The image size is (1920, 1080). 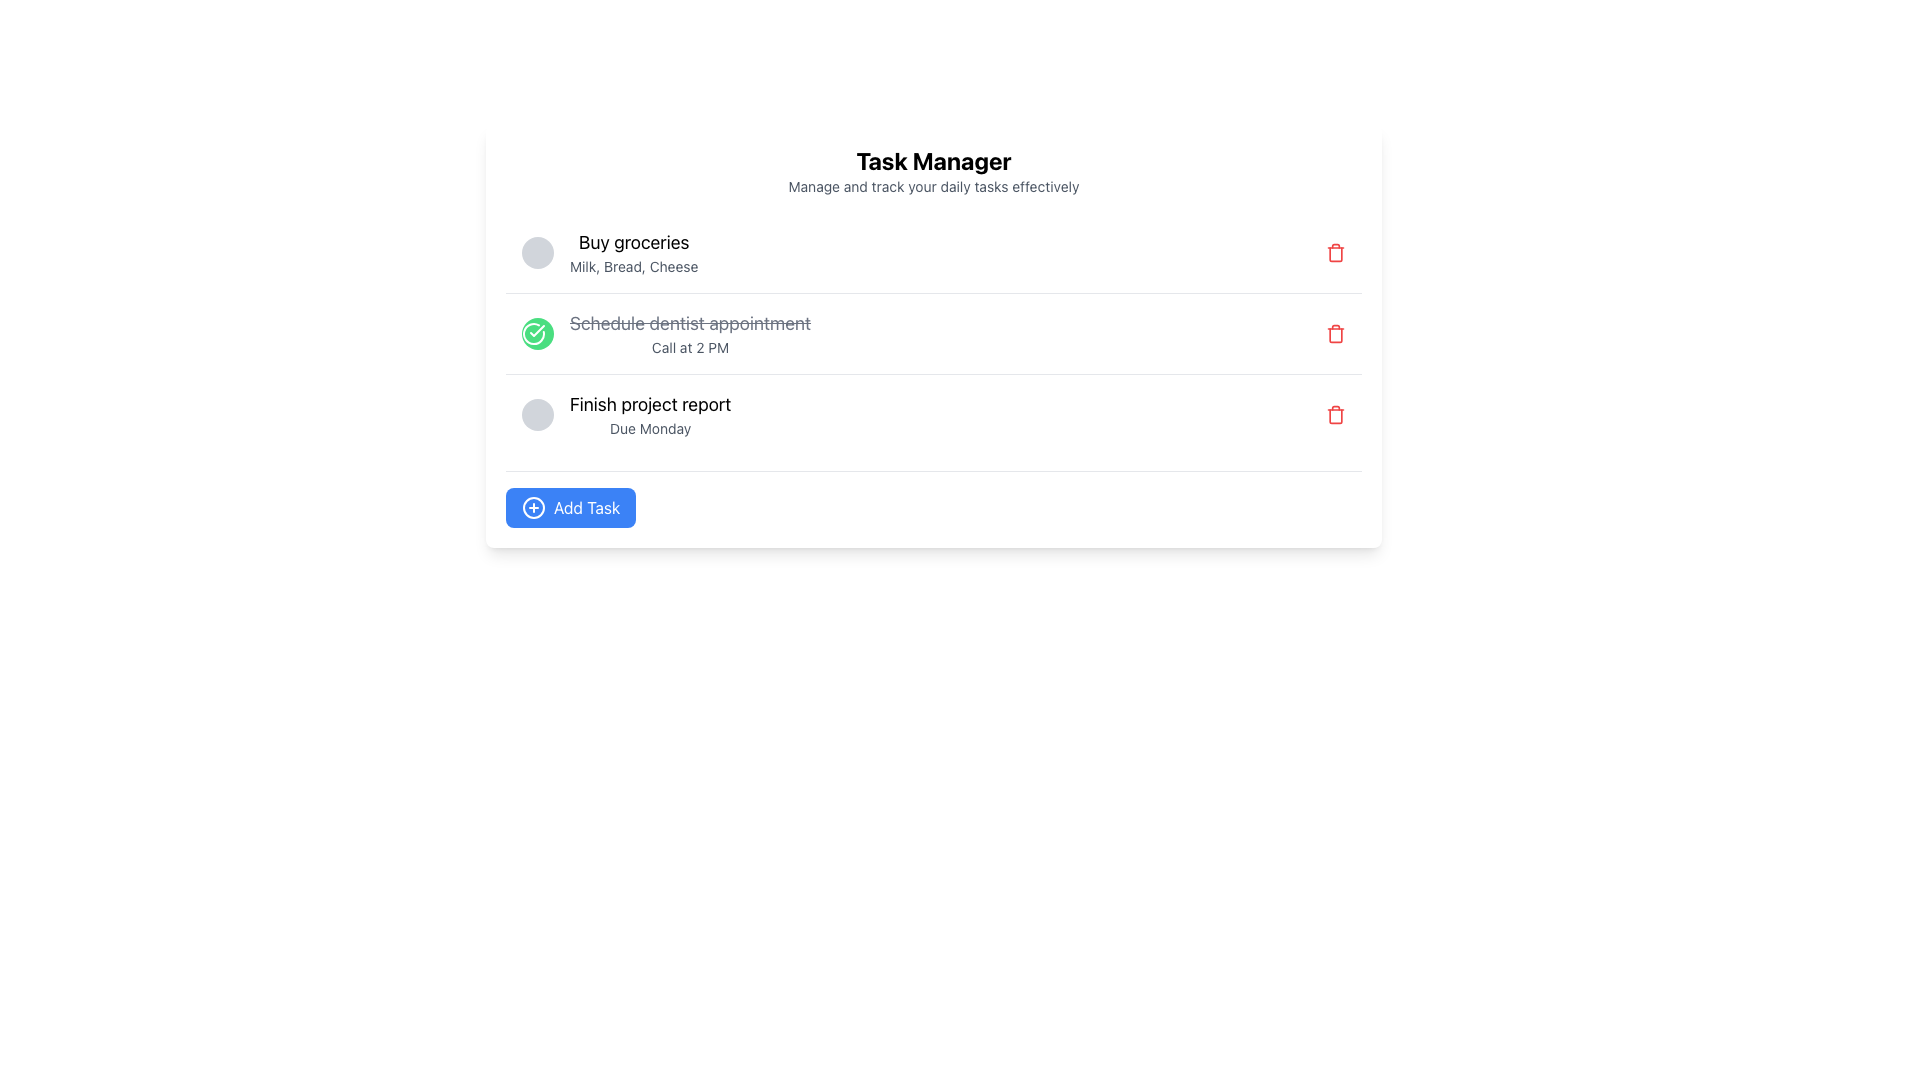 What do you see at coordinates (933, 160) in the screenshot?
I see `the 'Task Manager' text display which is bold and large, located at the top center of the interface` at bounding box center [933, 160].